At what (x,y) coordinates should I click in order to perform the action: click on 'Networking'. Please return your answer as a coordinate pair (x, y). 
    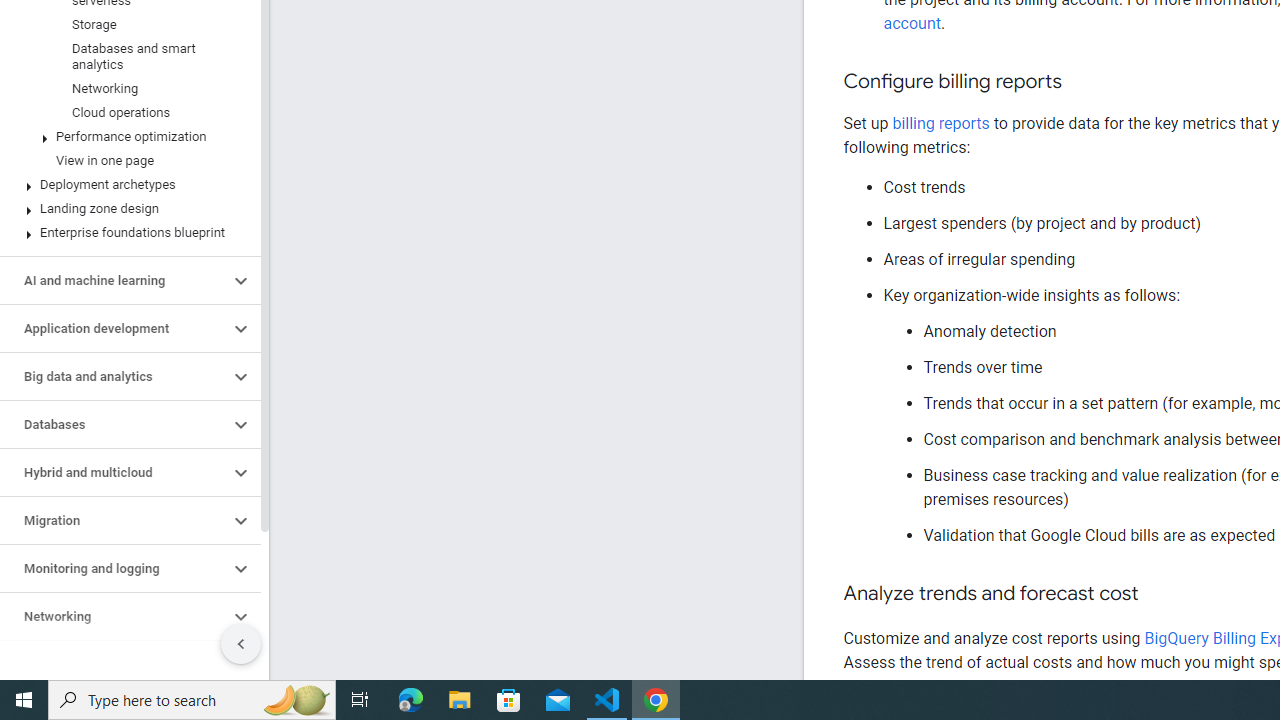
    Looking at the image, I should click on (113, 616).